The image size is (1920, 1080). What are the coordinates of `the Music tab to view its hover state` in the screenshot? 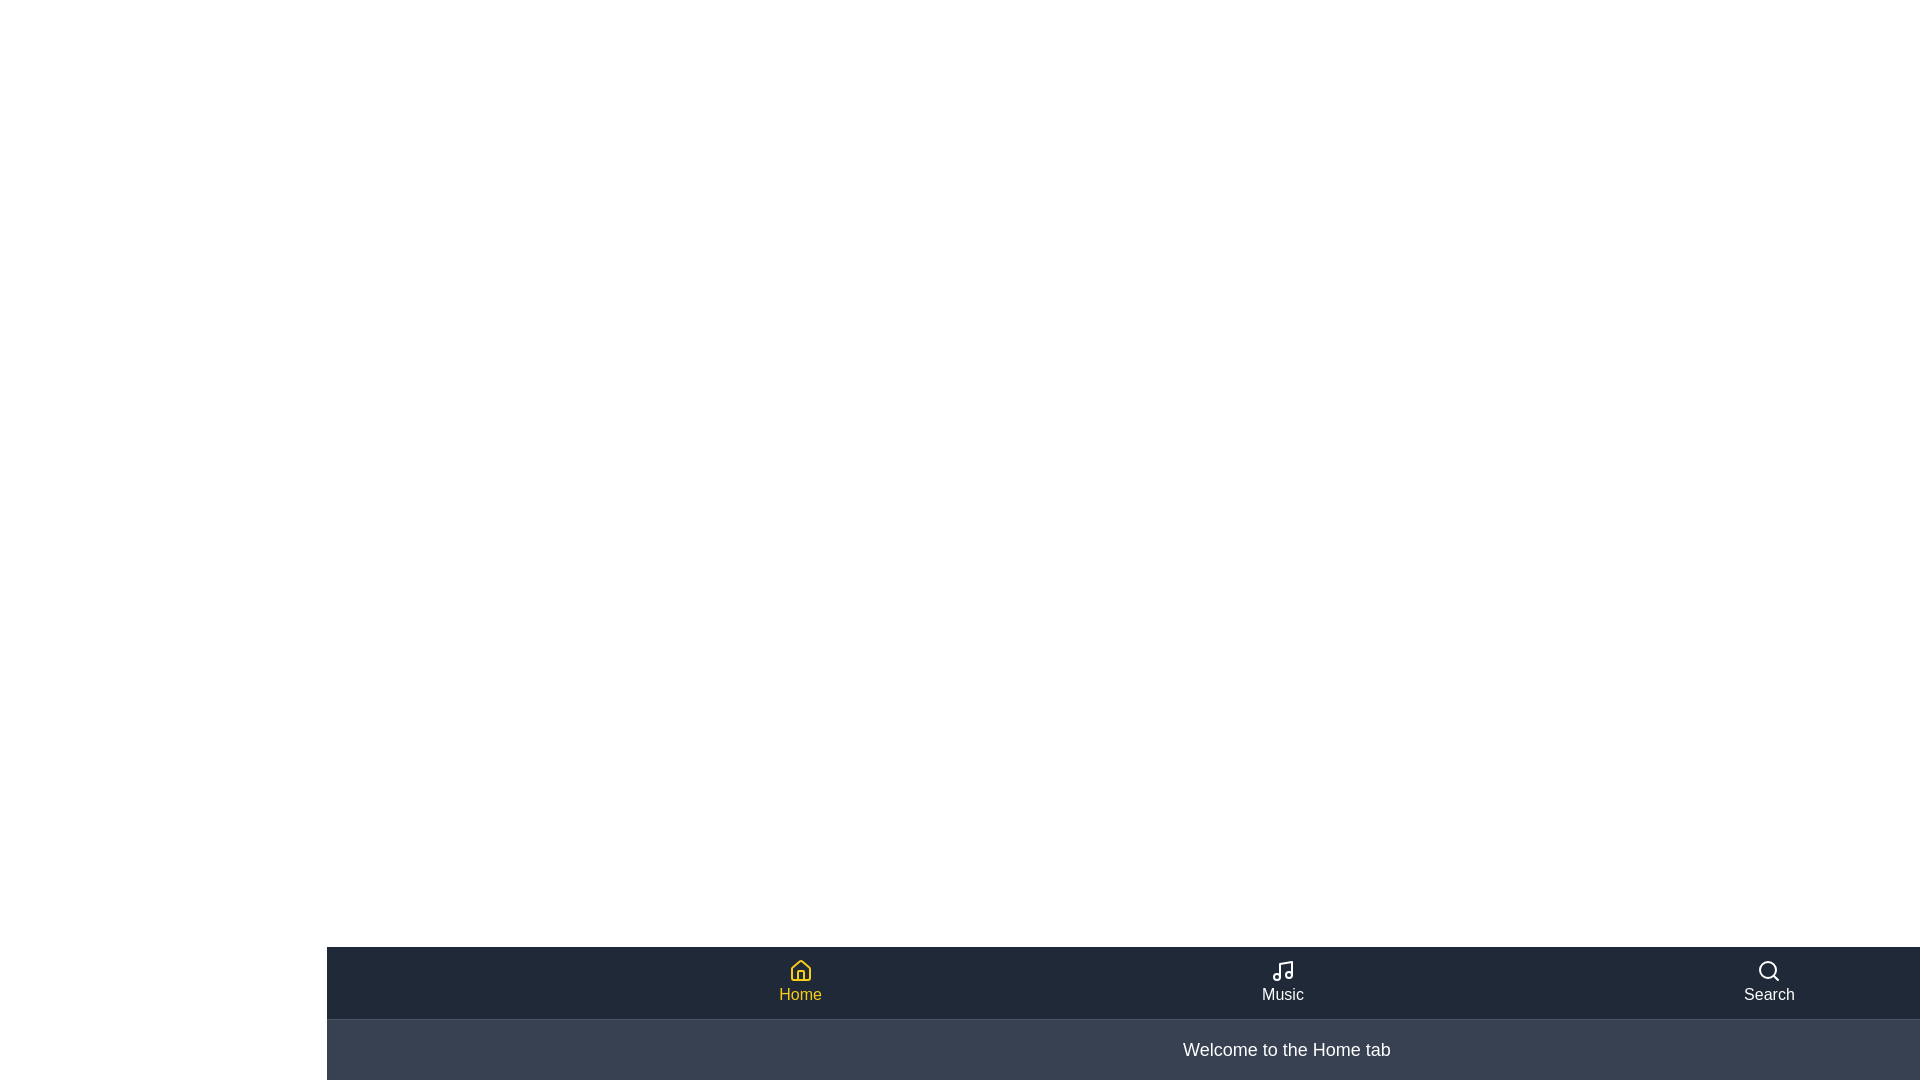 It's located at (1282, 982).